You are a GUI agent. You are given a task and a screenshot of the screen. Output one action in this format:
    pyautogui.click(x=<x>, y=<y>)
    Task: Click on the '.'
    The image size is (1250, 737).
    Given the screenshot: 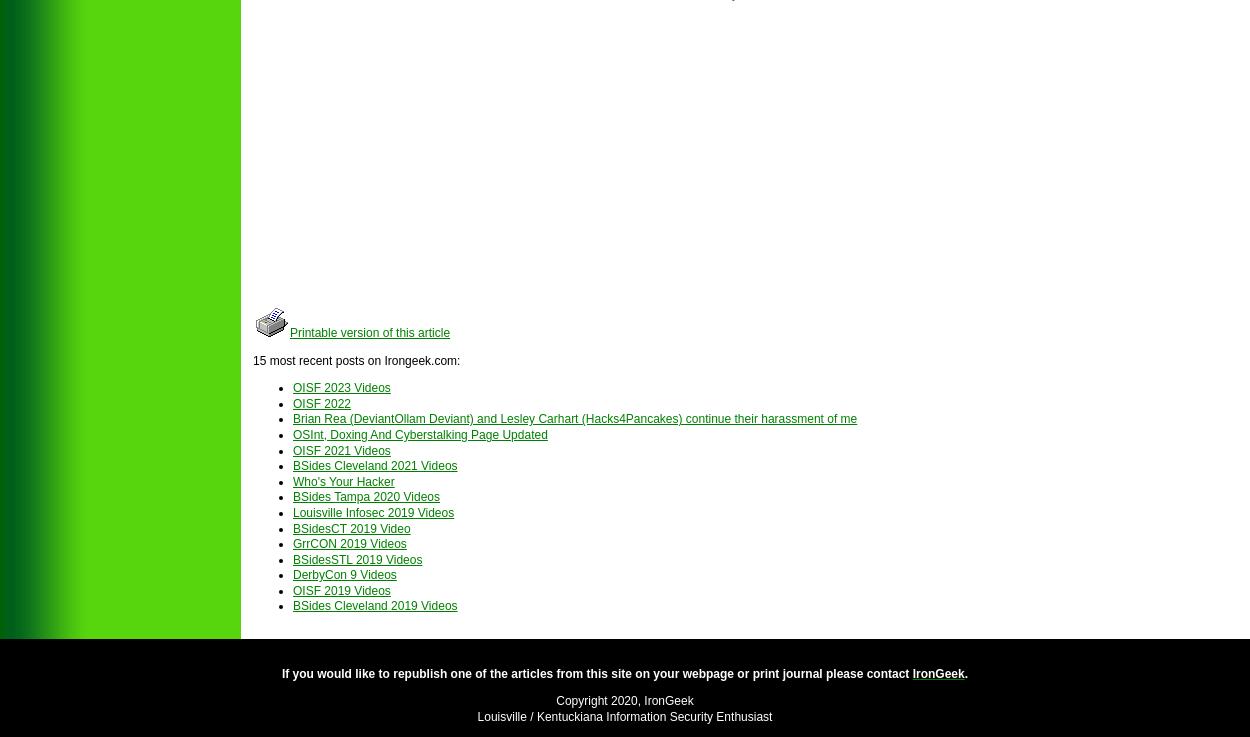 What is the action you would take?
    pyautogui.click(x=965, y=672)
    